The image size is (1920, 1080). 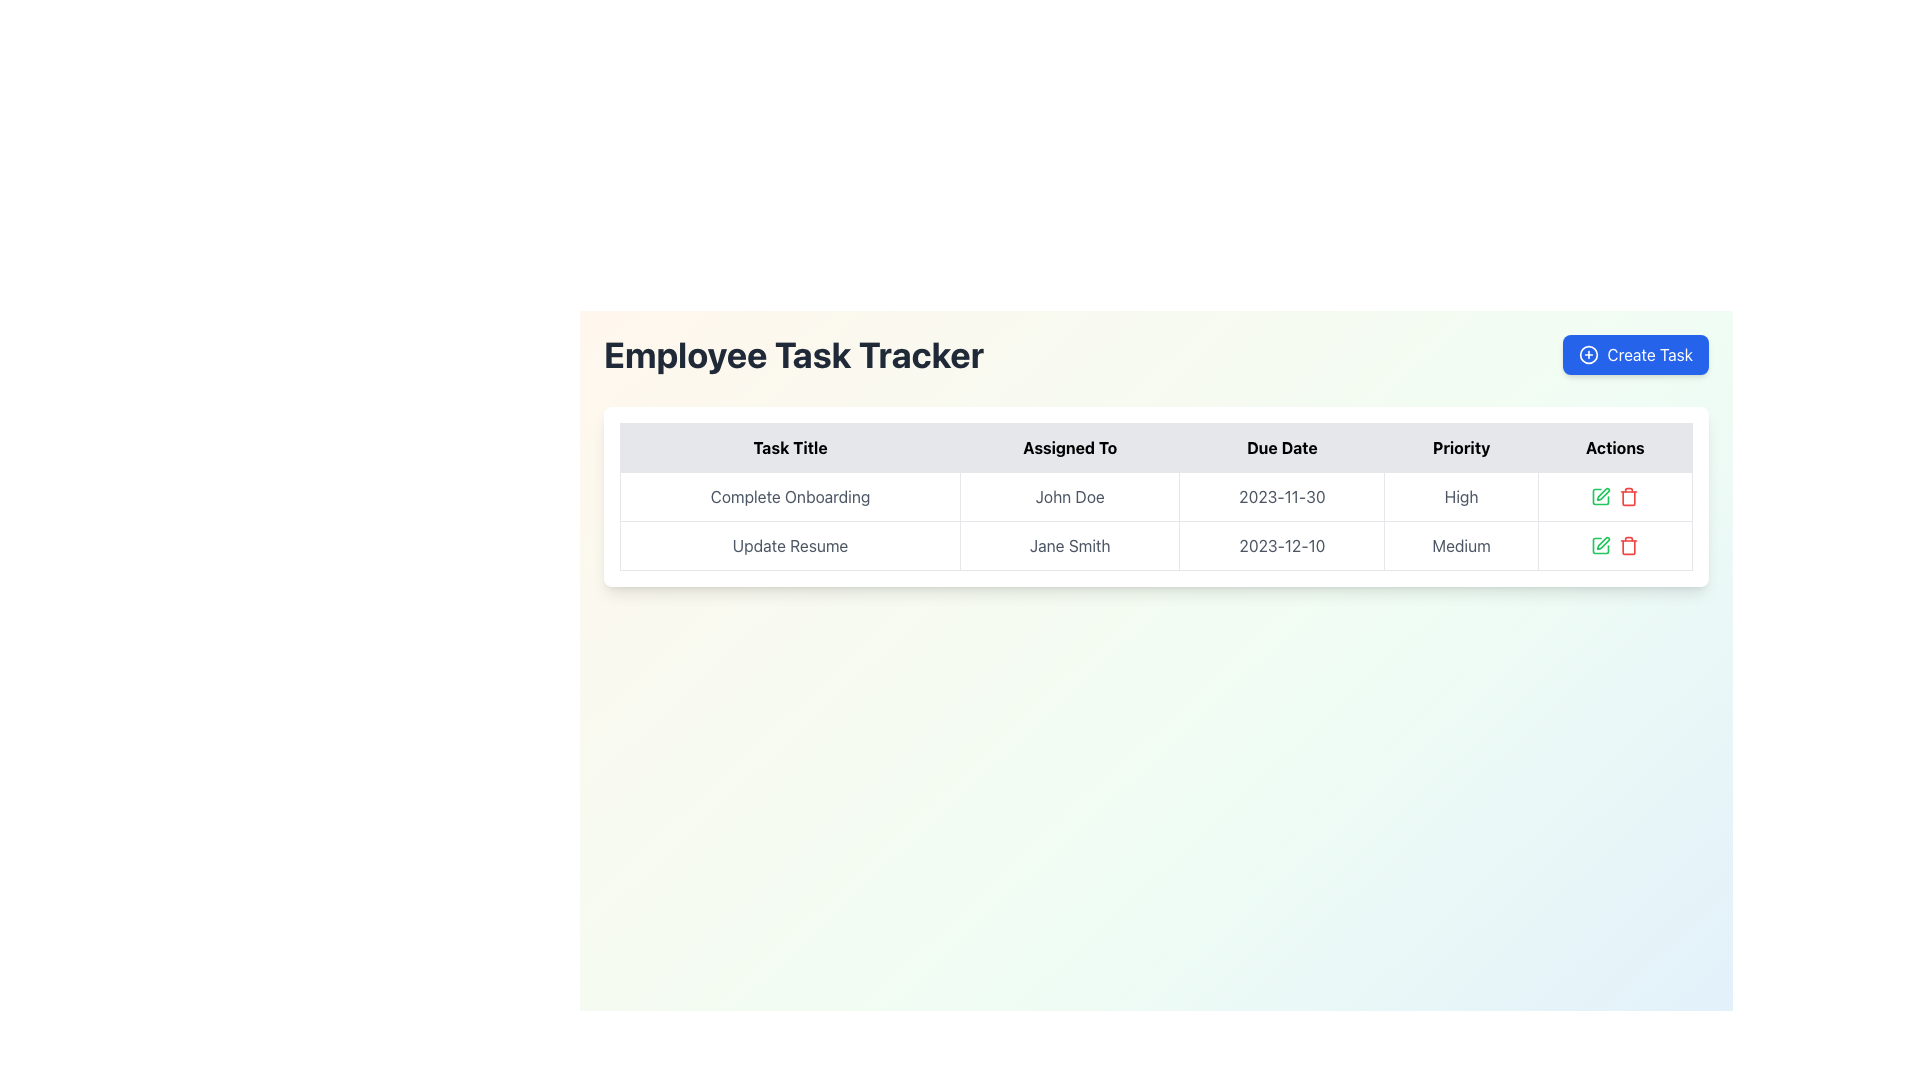 What do you see at coordinates (1615, 546) in the screenshot?
I see `the action control group containing the green and red icons for the task titled 'Update Resume' in the Actions column of the data table` at bounding box center [1615, 546].